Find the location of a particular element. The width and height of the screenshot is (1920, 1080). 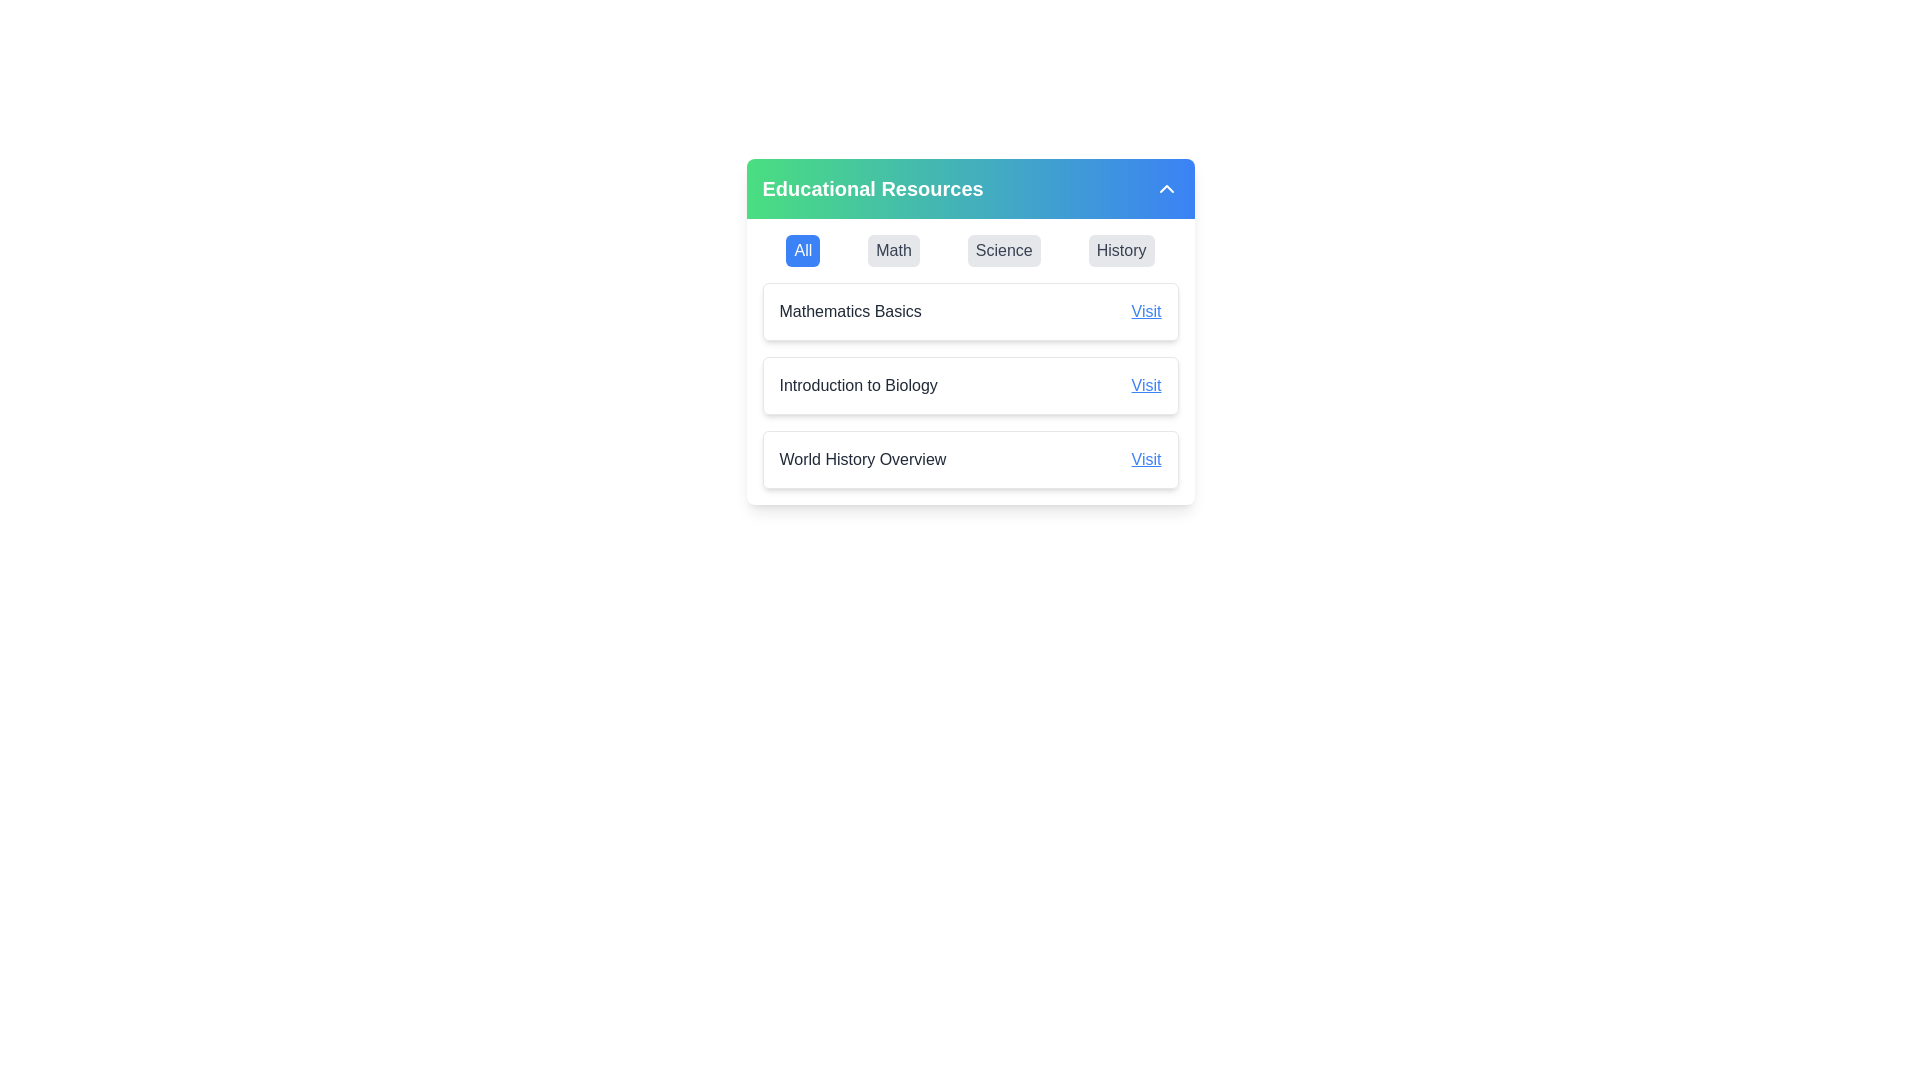

the upward-facing chevron icon button located in the top-right corner of the 'Educational Resources' header section is located at coordinates (1166, 189).